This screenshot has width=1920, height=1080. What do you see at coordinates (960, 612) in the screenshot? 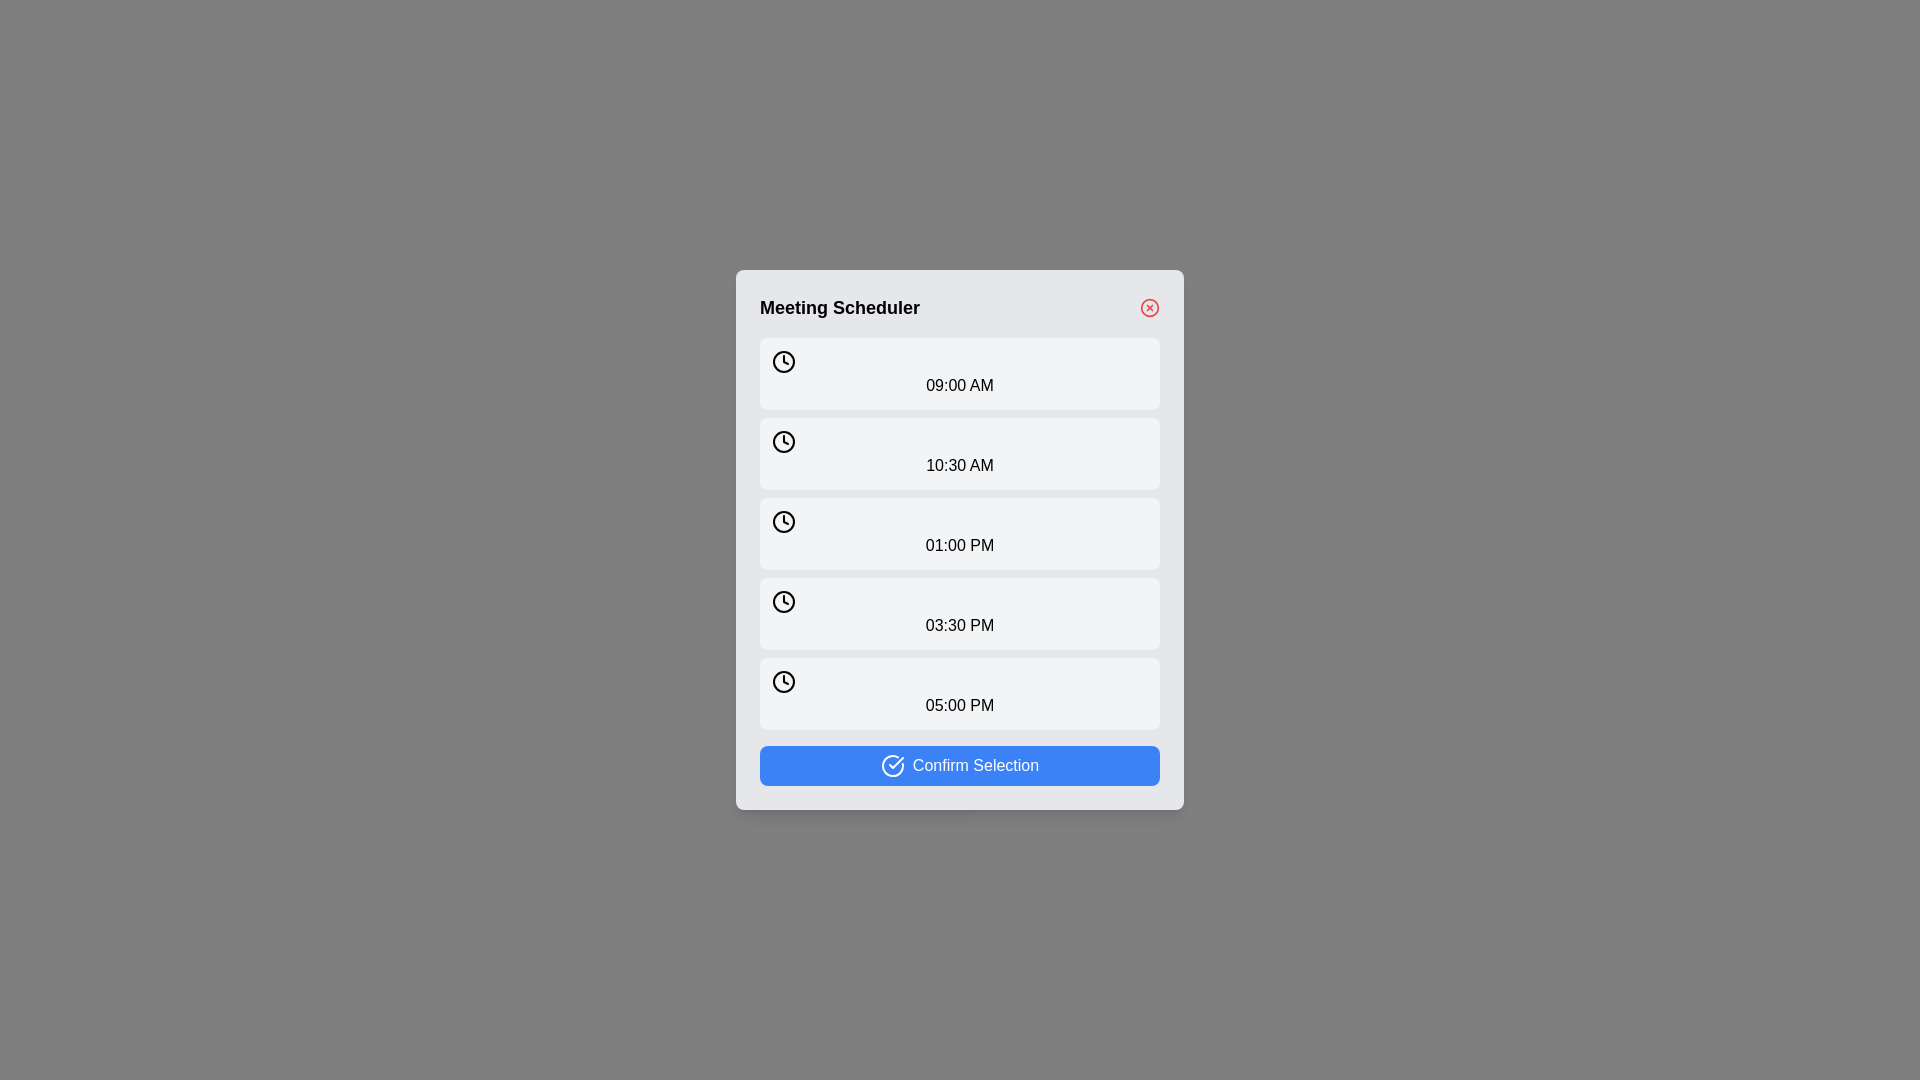
I see `the time slot button corresponding to 03:30 PM` at bounding box center [960, 612].